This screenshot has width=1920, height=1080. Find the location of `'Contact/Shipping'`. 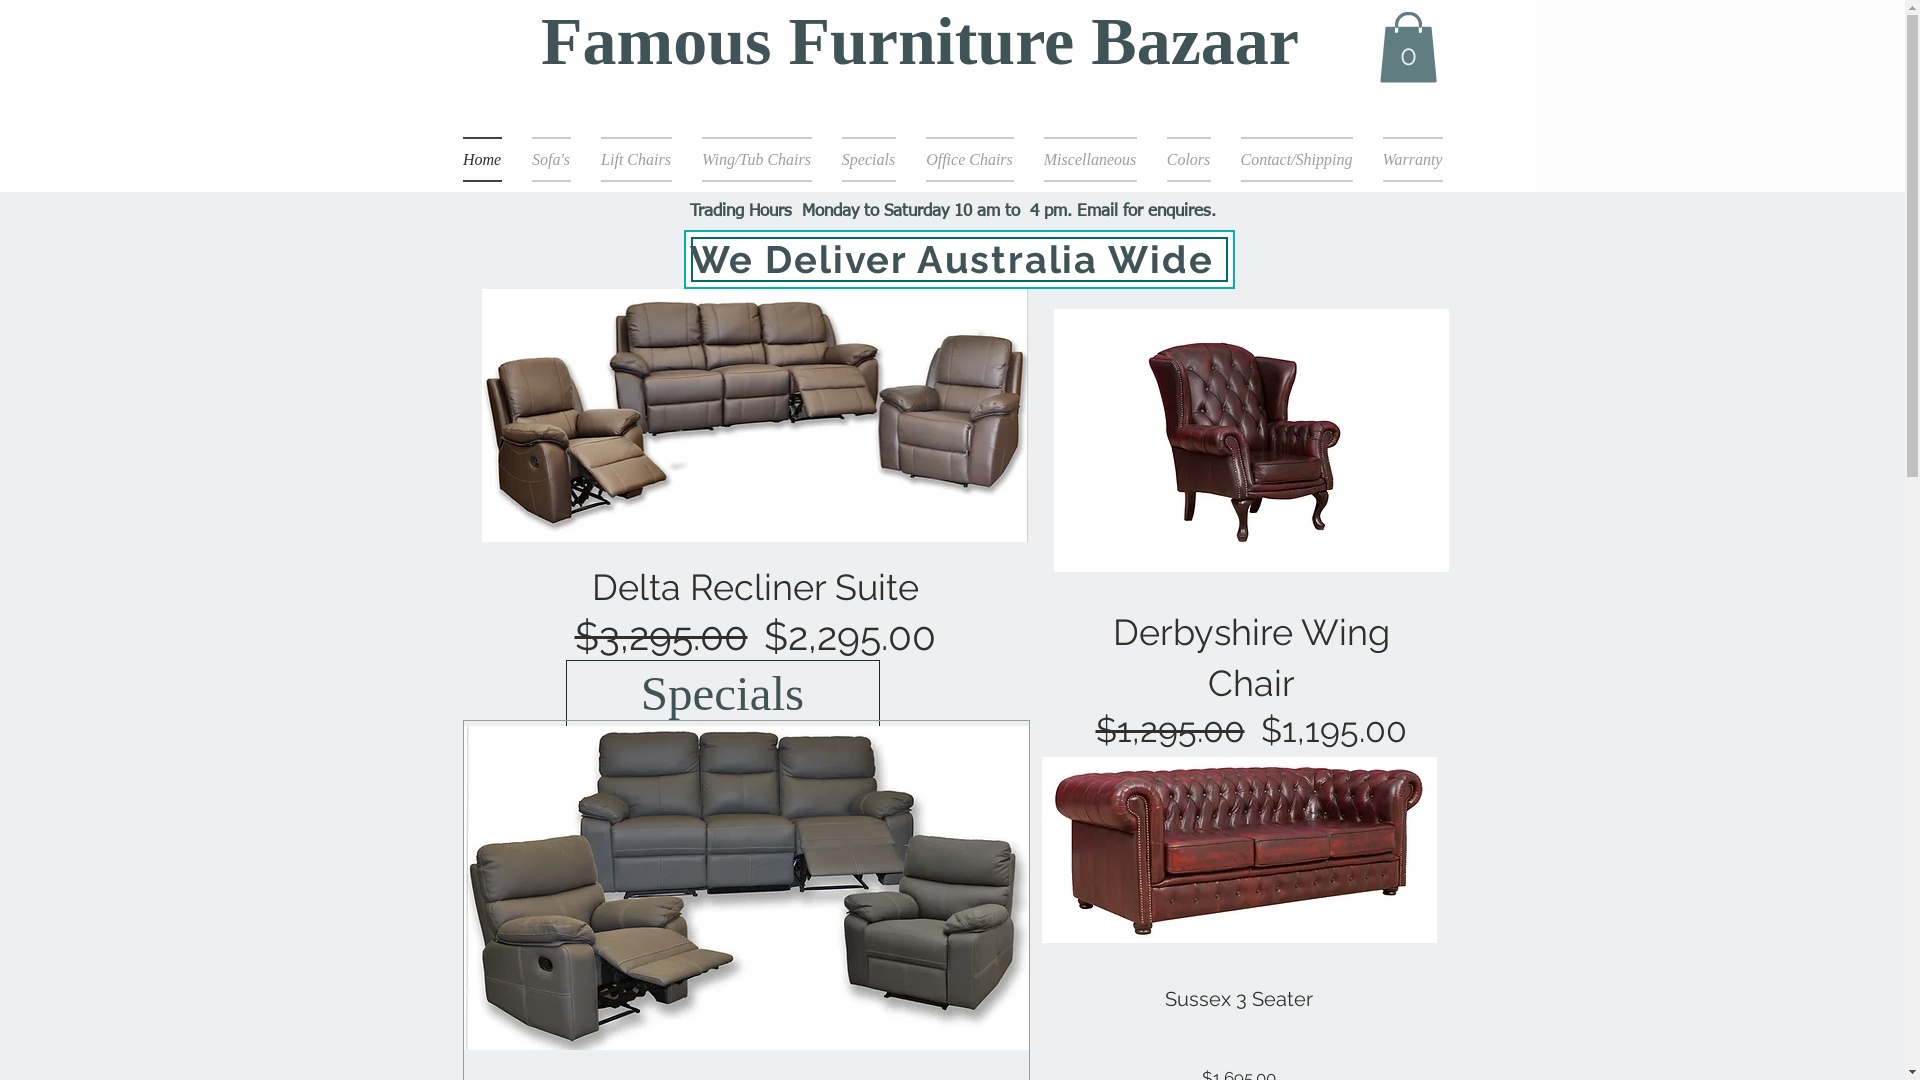

'Contact/Shipping' is located at coordinates (1296, 158).